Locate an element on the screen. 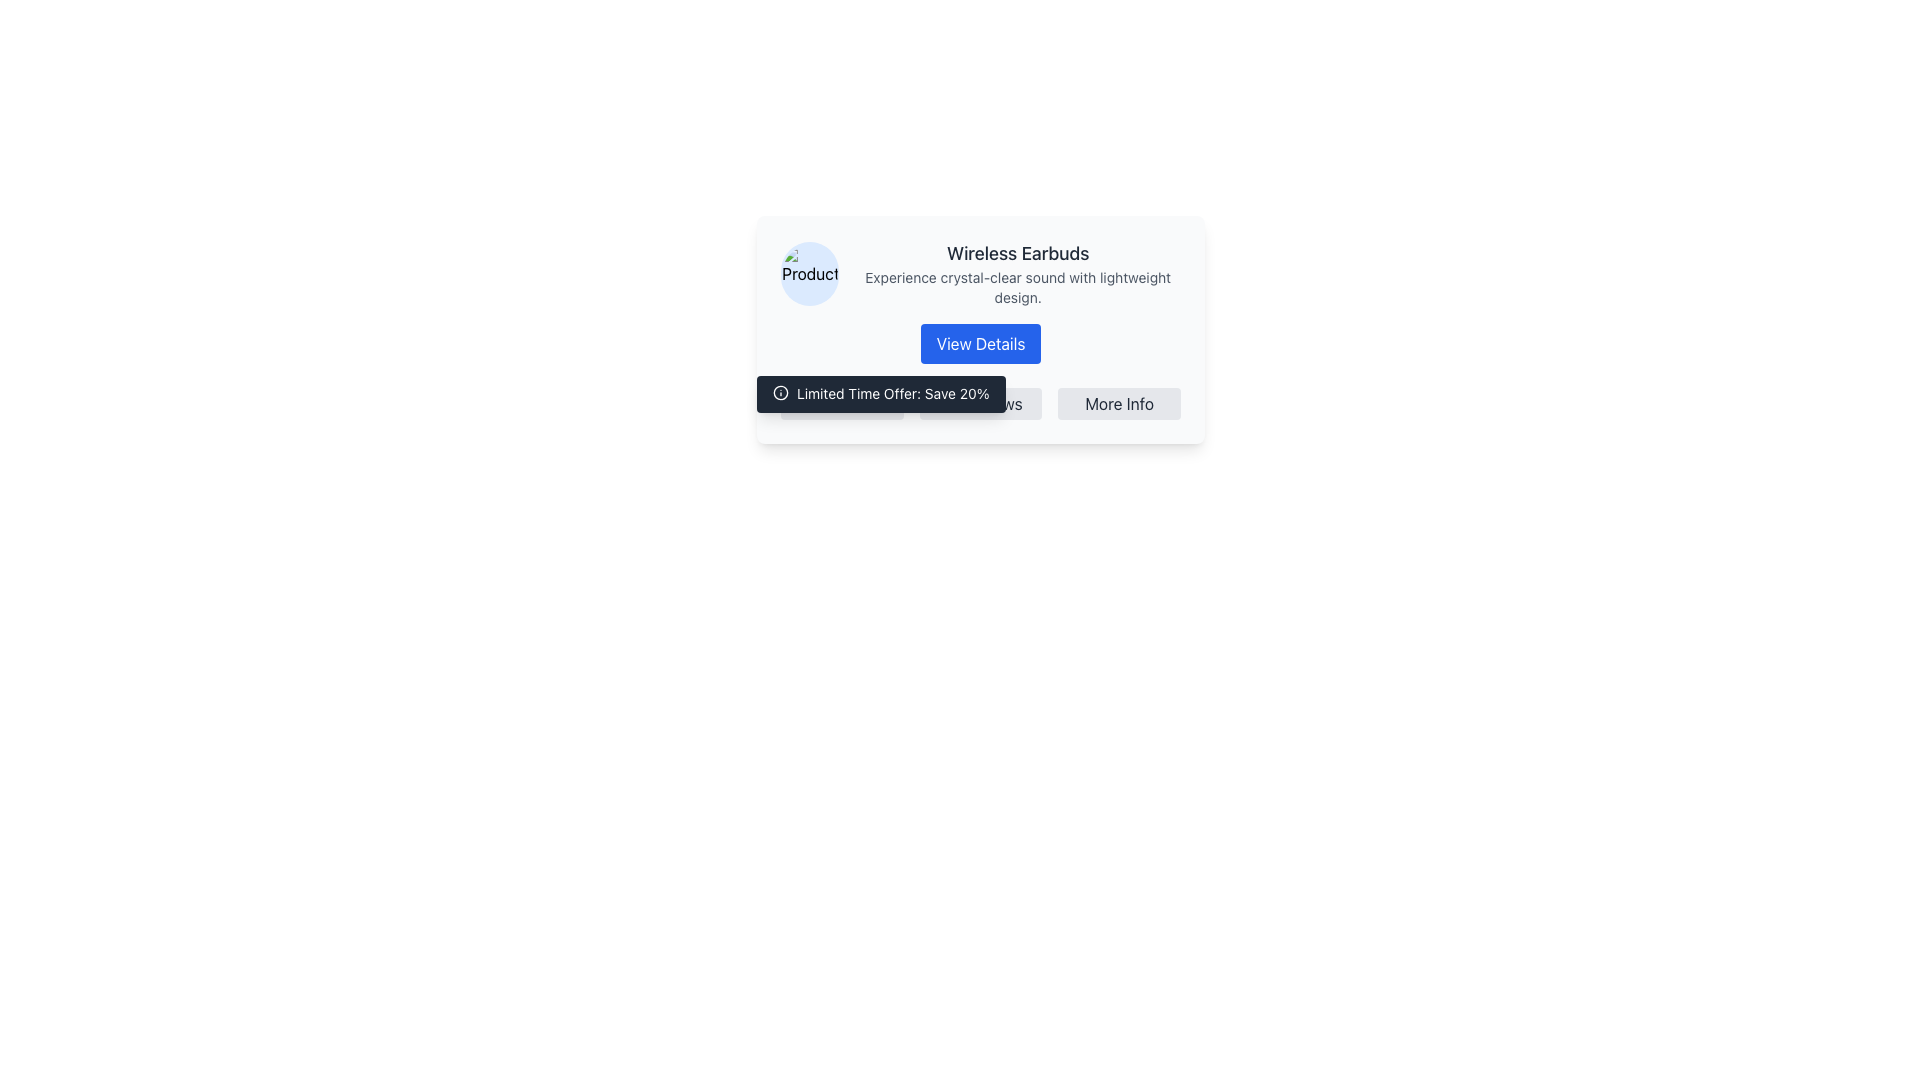  the 'More Info' button, which is a rectangular button with rounded corners, light gray background, and dark gray text, positioned to the far right in a group of three buttons is located at coordinates (1118, 404).